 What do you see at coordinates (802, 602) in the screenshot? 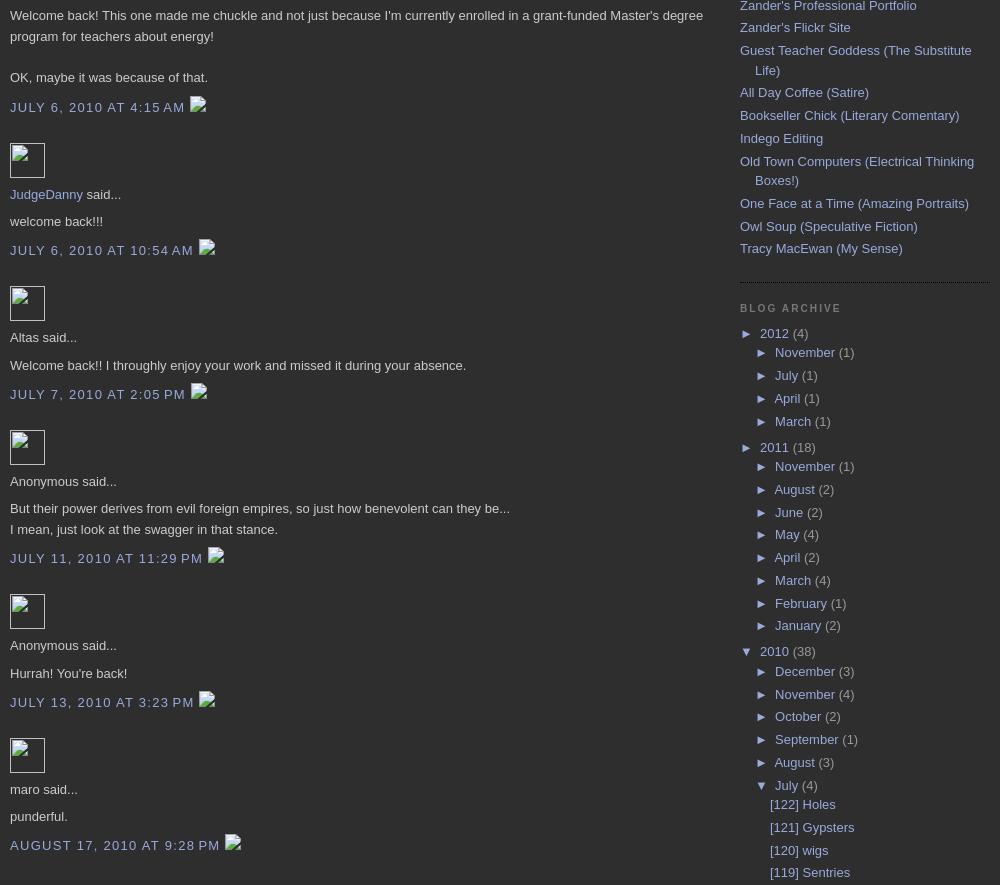
I see `'February'` at bounding box center [802, 602].